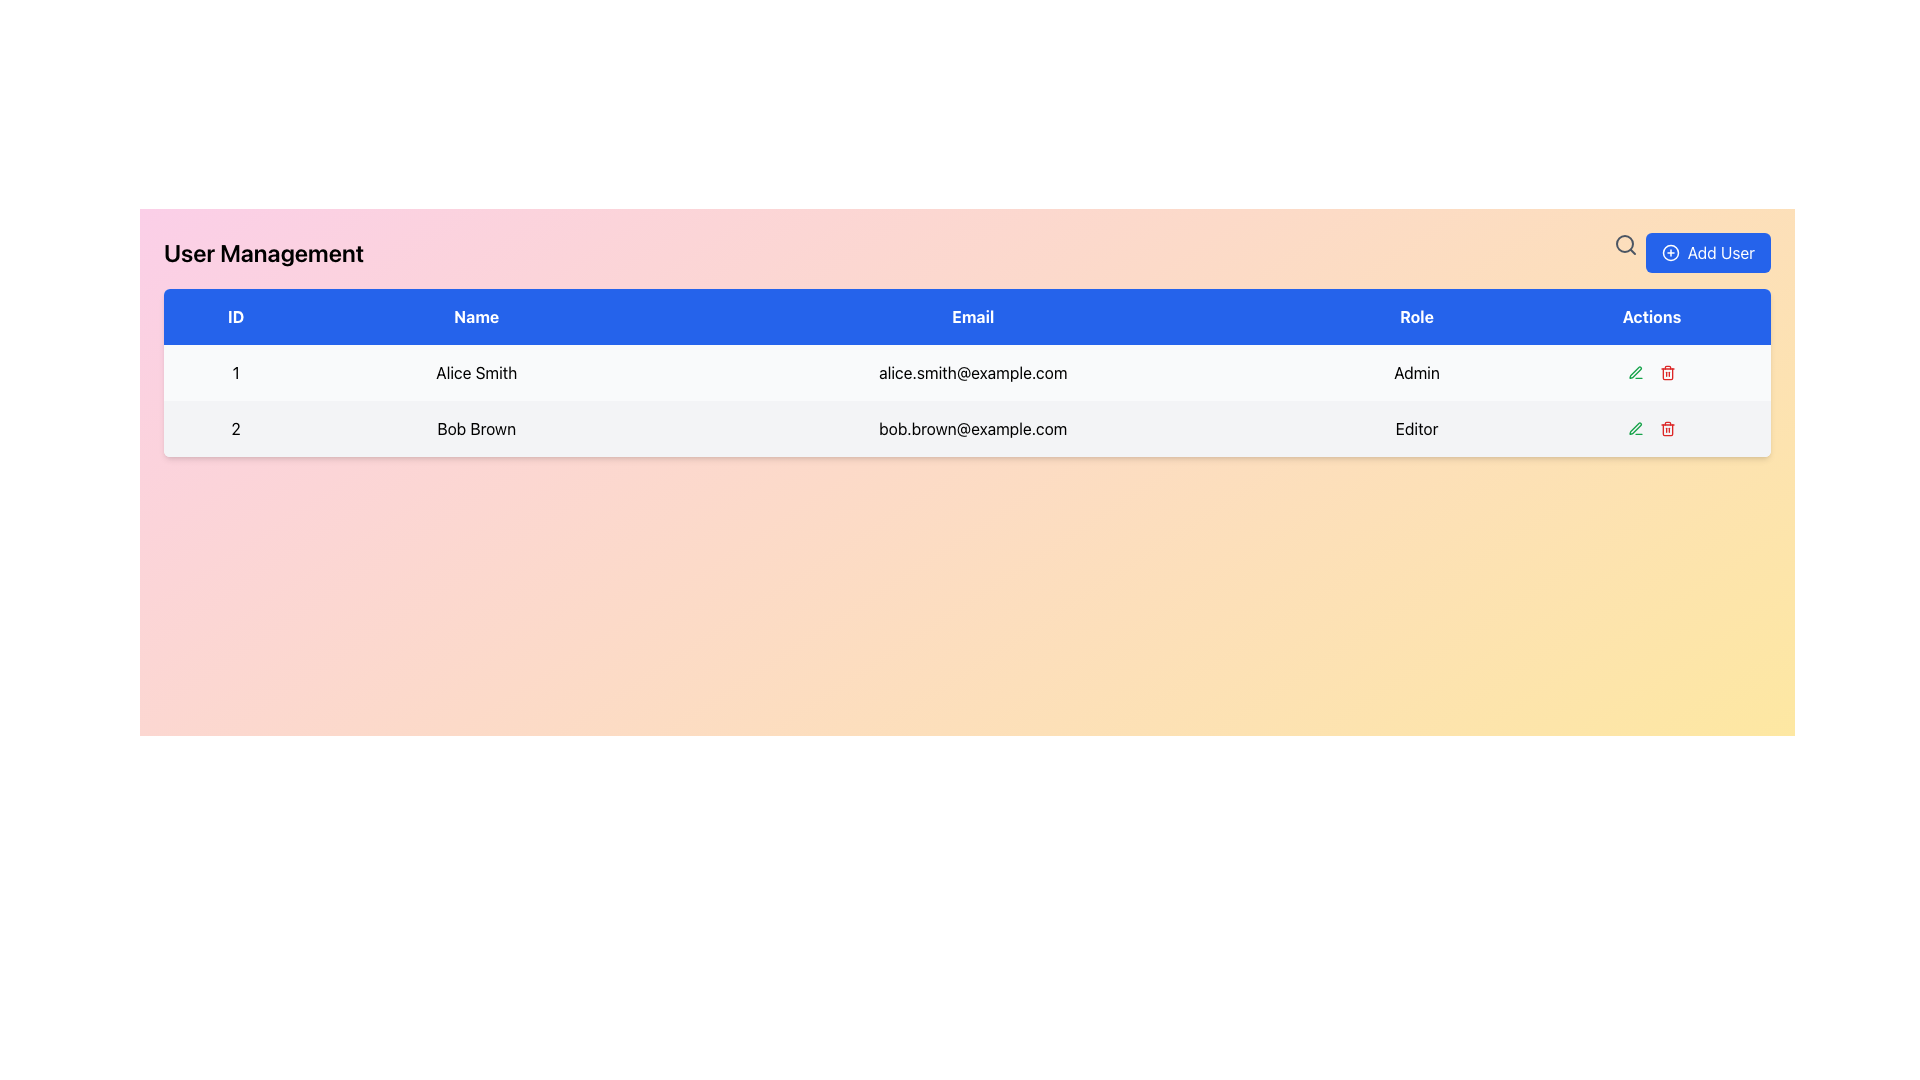 The width and height of the screenshot is (1920, 1080). I want to click on the IconButton in the 'Actions' column of the table in the second row for user 'Alice Smith', so click(1635, 427).